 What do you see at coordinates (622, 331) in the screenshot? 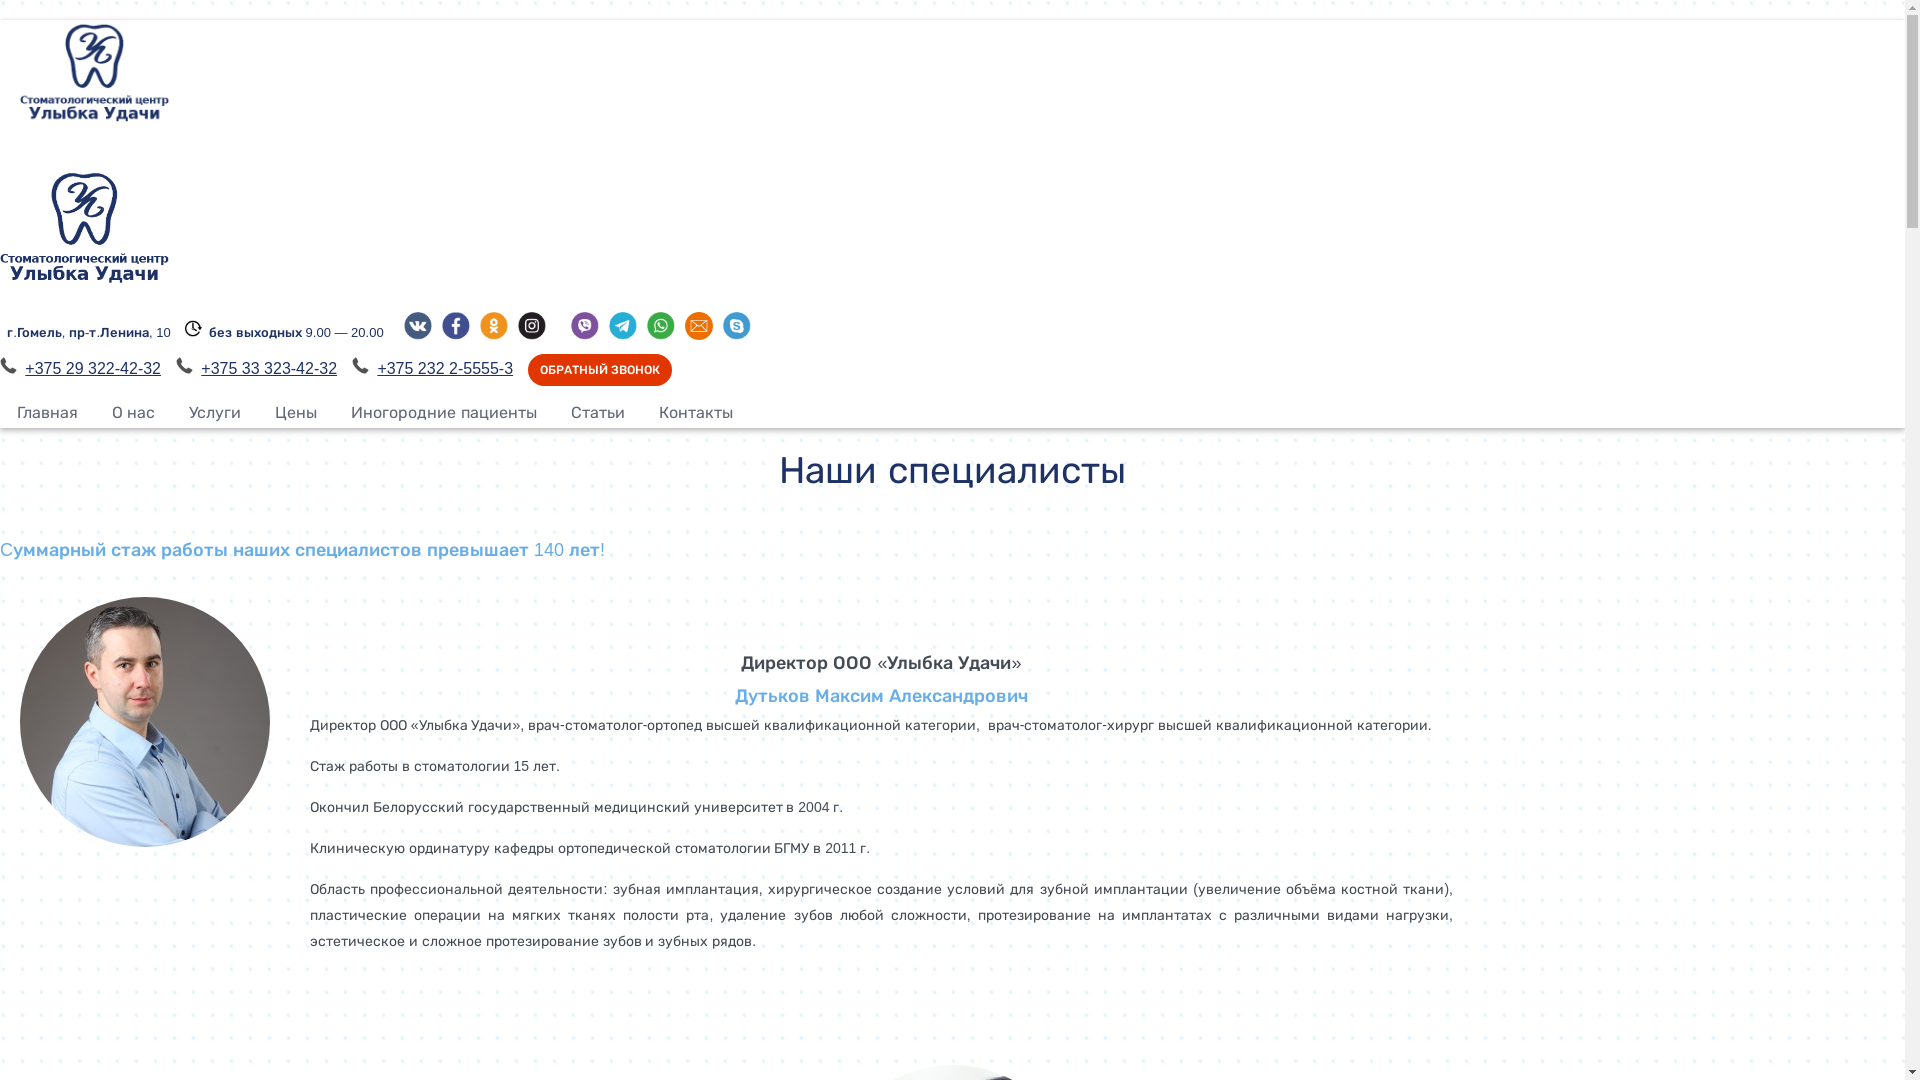
I see `'Telegram'` at bounding box center [622, 331].